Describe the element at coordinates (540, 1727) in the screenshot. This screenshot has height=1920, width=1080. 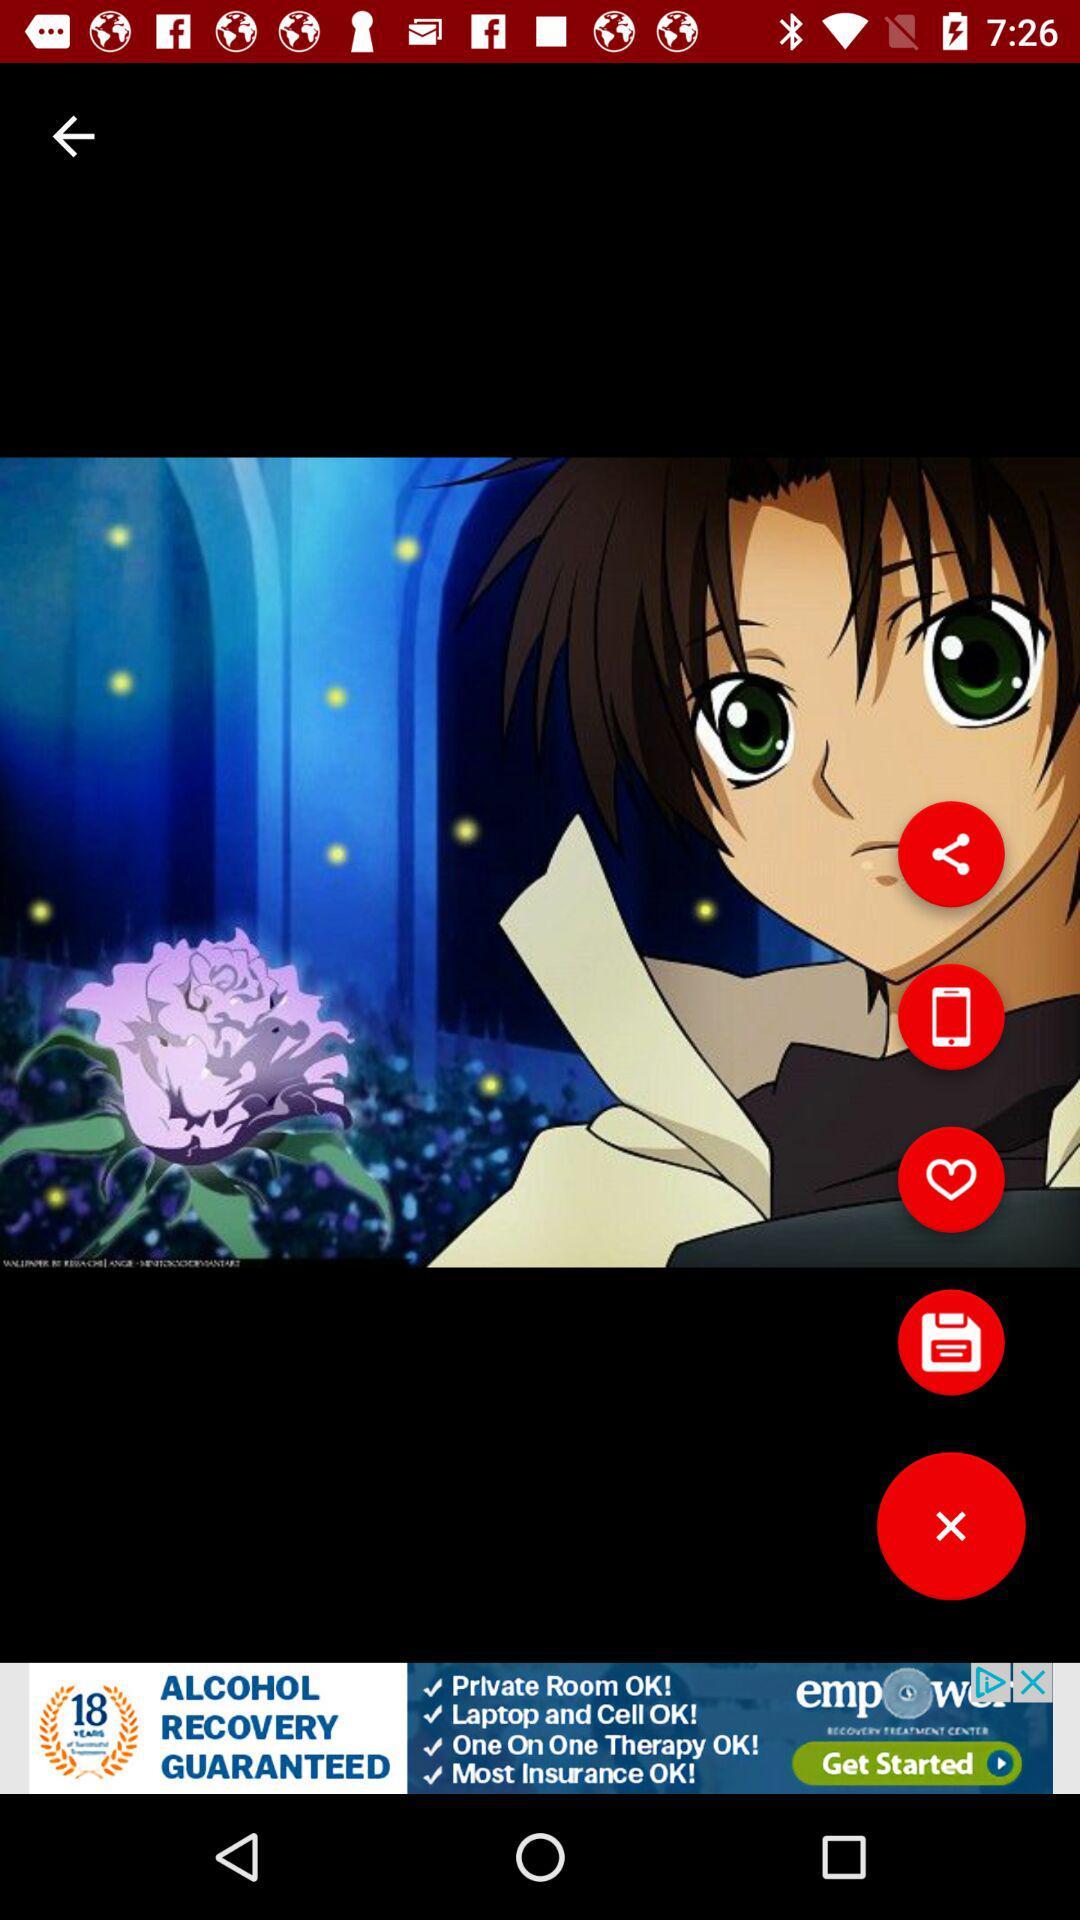
I see `advertisement page` at that location.